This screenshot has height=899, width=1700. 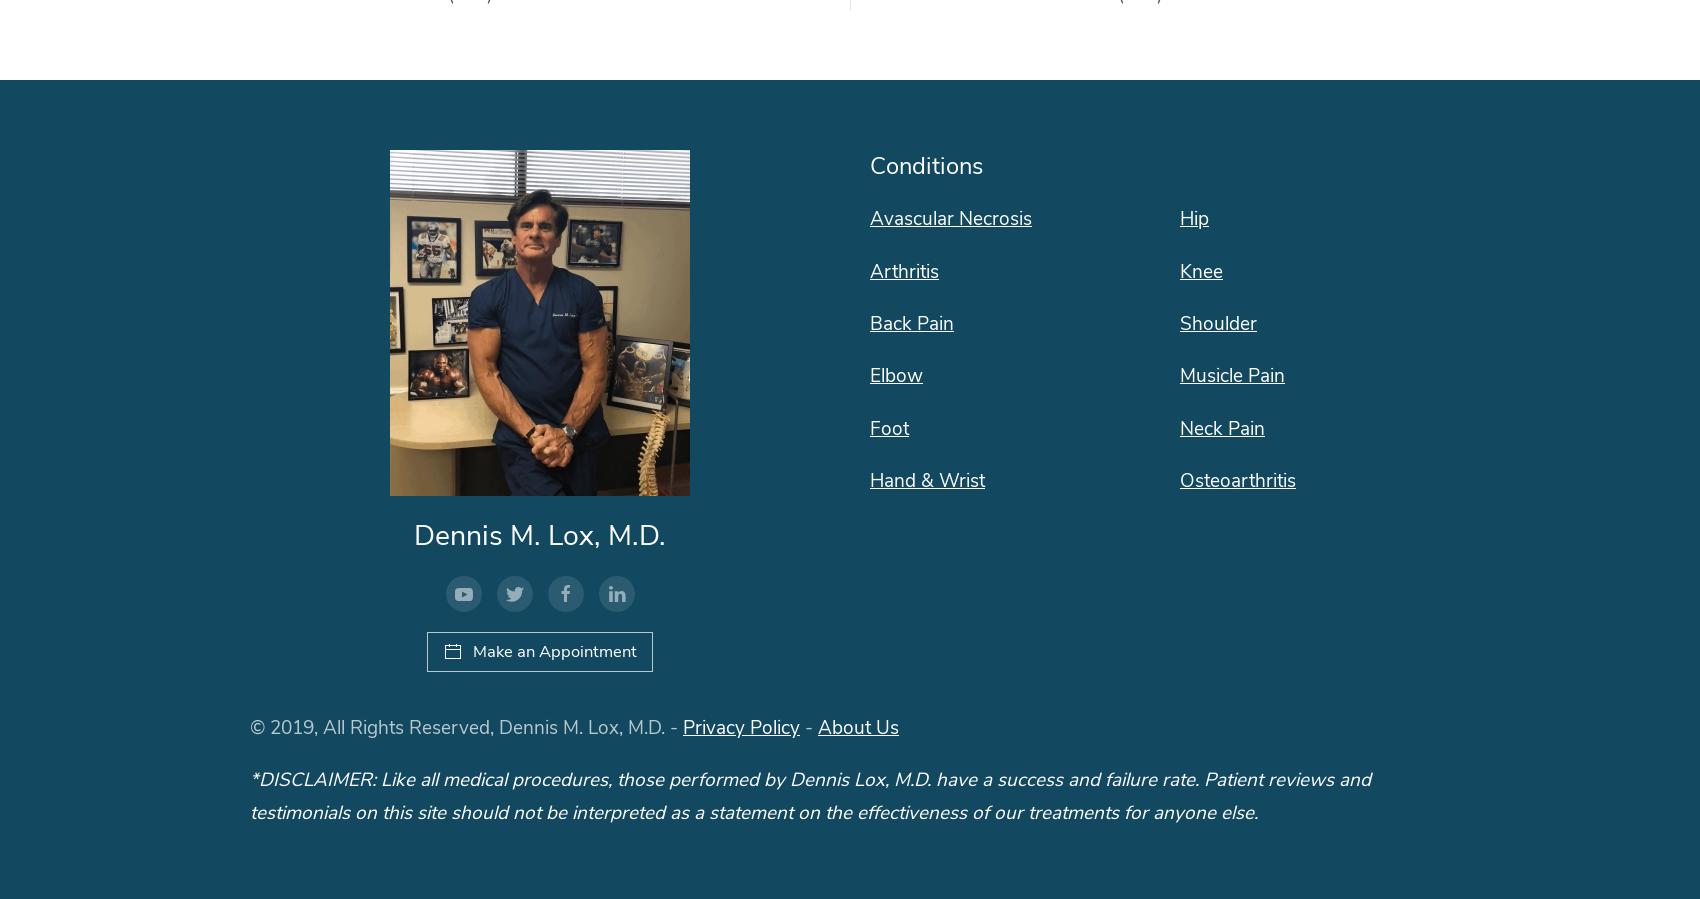 I want to click on '*DISCLAIMER: Like all medical procedures, those performed by Dennis Lox, M.D. have a success and failure rate. Patient reviews and testimonials on this site should not be interpreted as a statement on the effectiveness of our treatments for anyone else.', so click(x=809, y=795).